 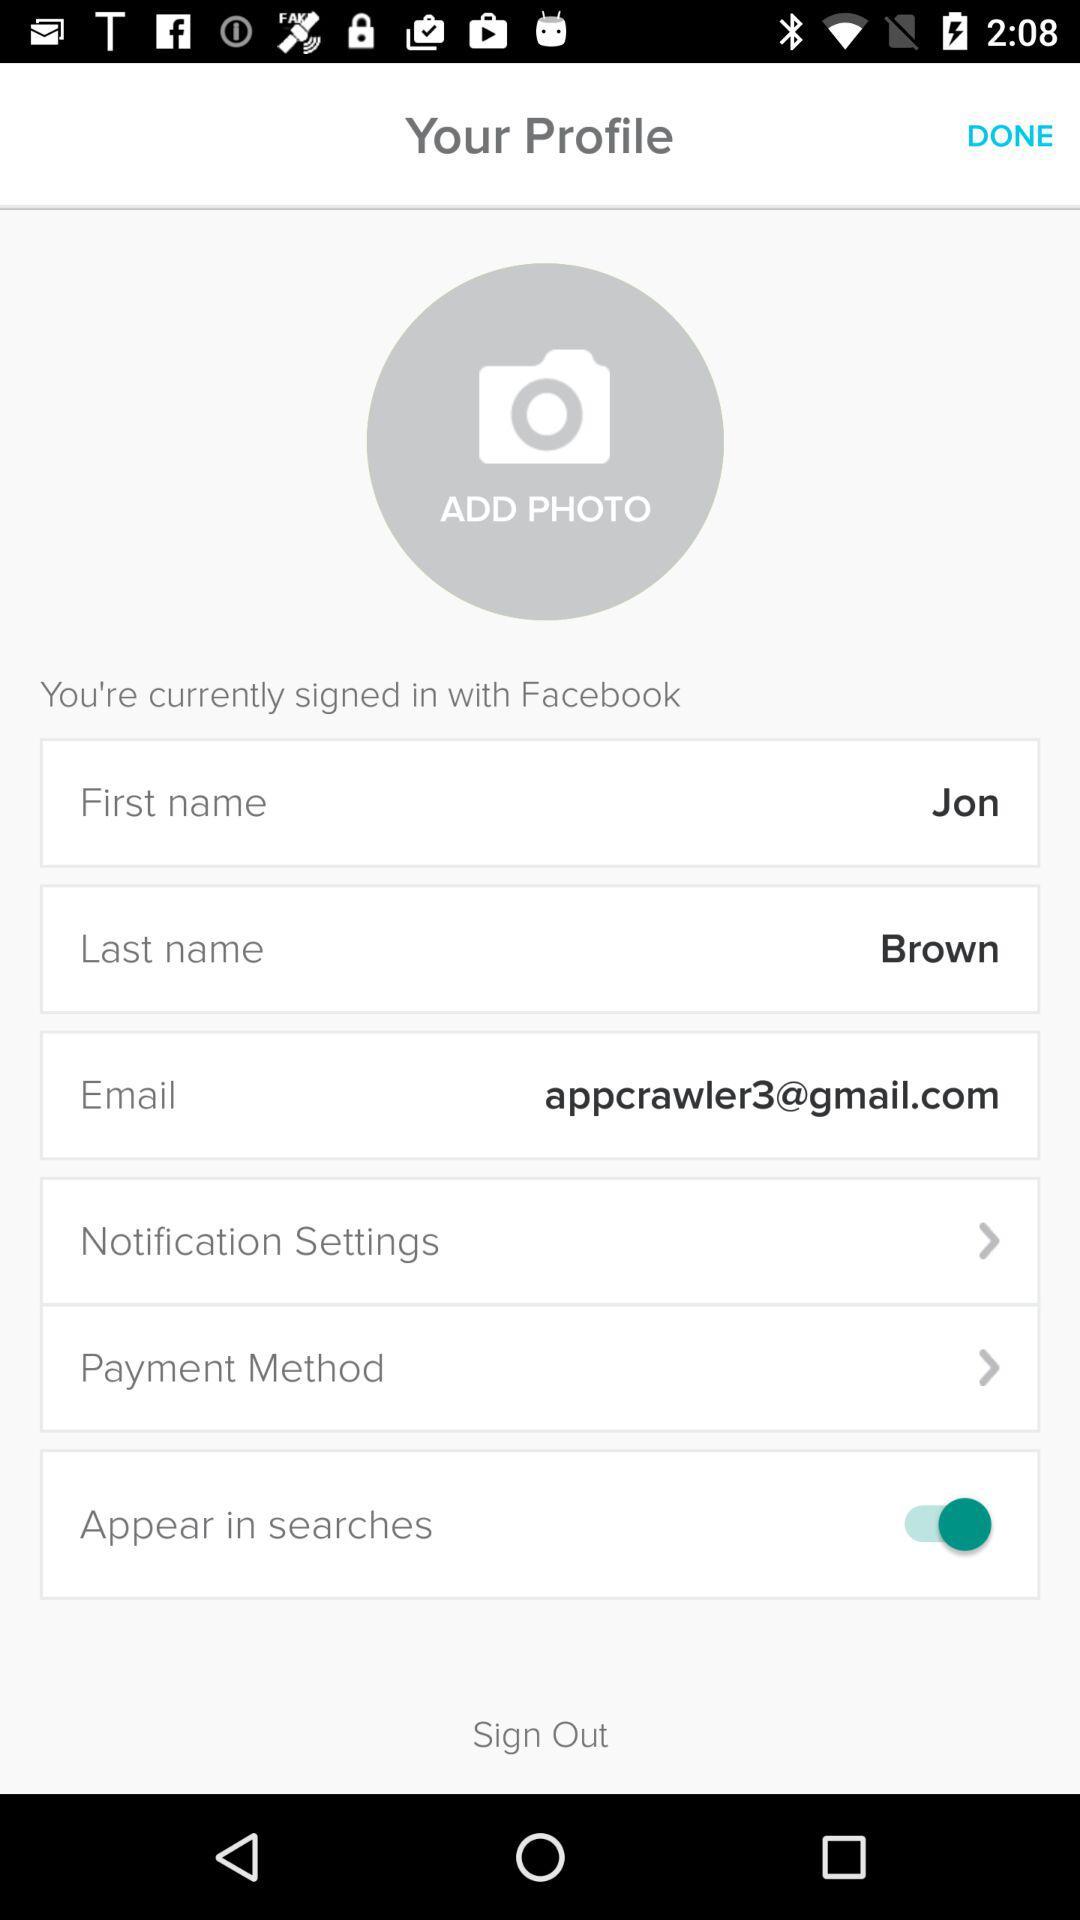 What do you see at coordinates (647, 802) in the screenshot?
I see `the icon below the you re currently icon` at bounding box center [647, 802].